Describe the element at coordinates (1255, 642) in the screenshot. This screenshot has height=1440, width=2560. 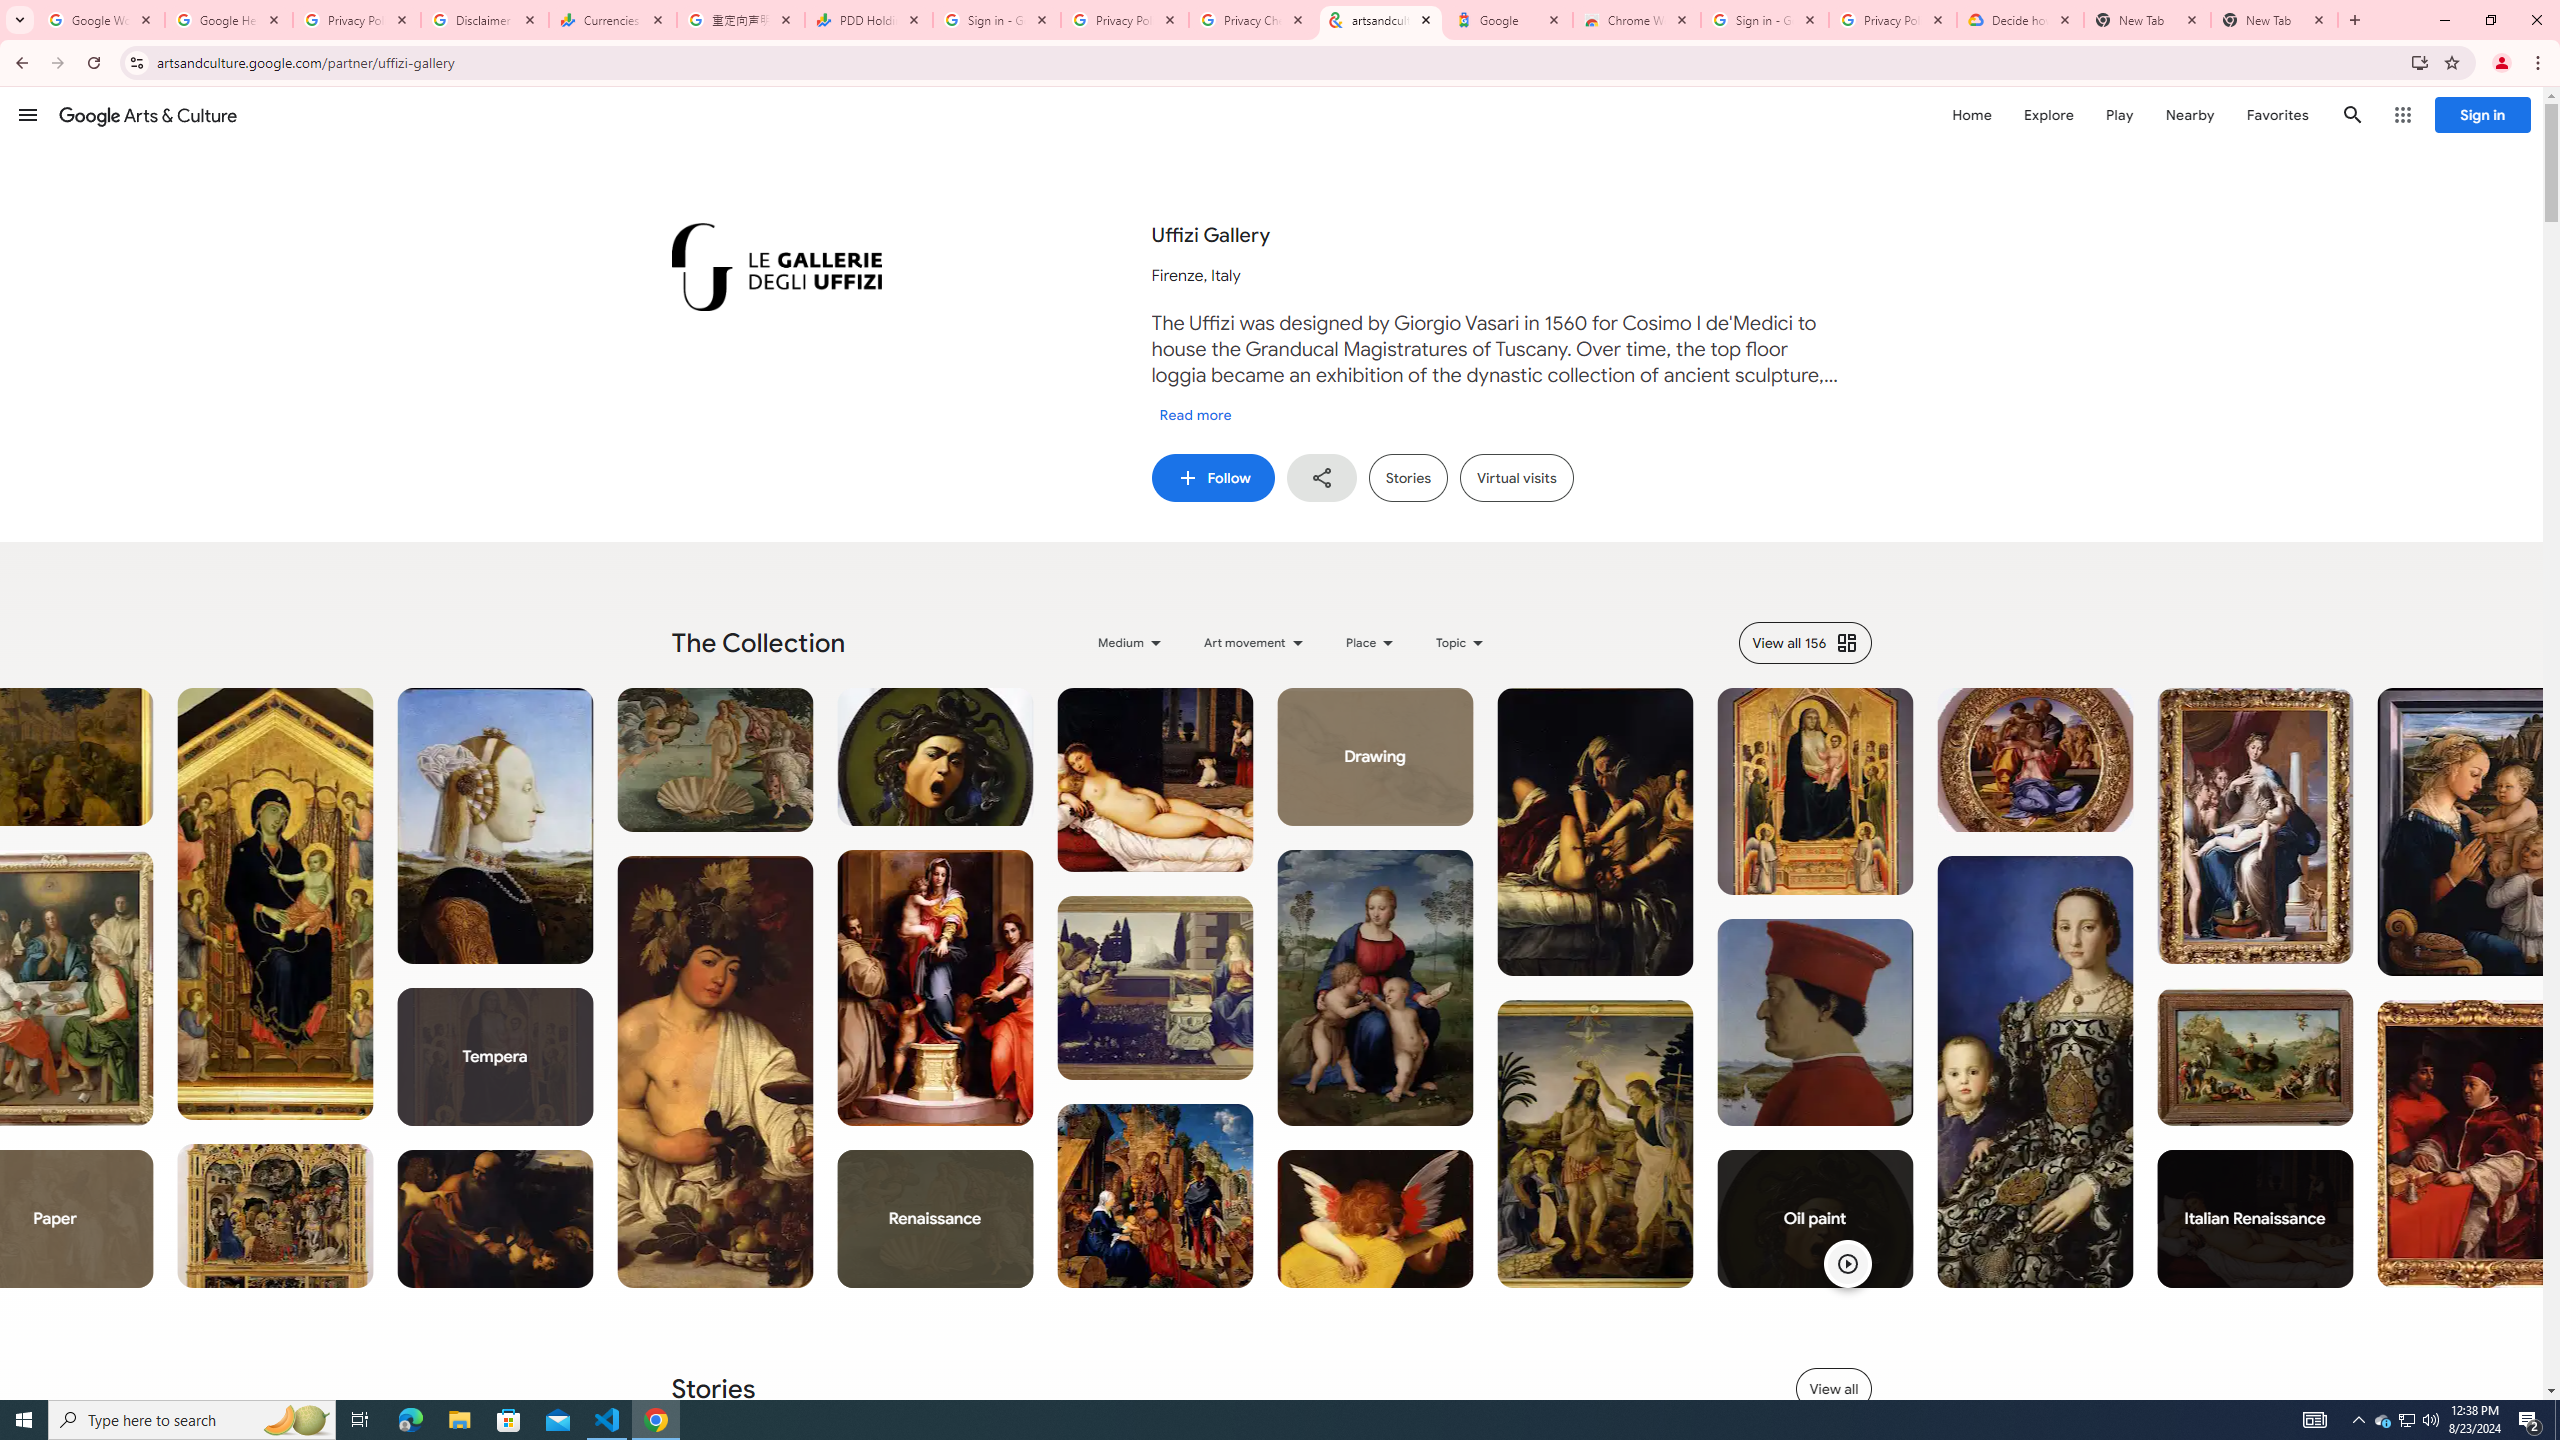
I see `'Art movement'` at that location.